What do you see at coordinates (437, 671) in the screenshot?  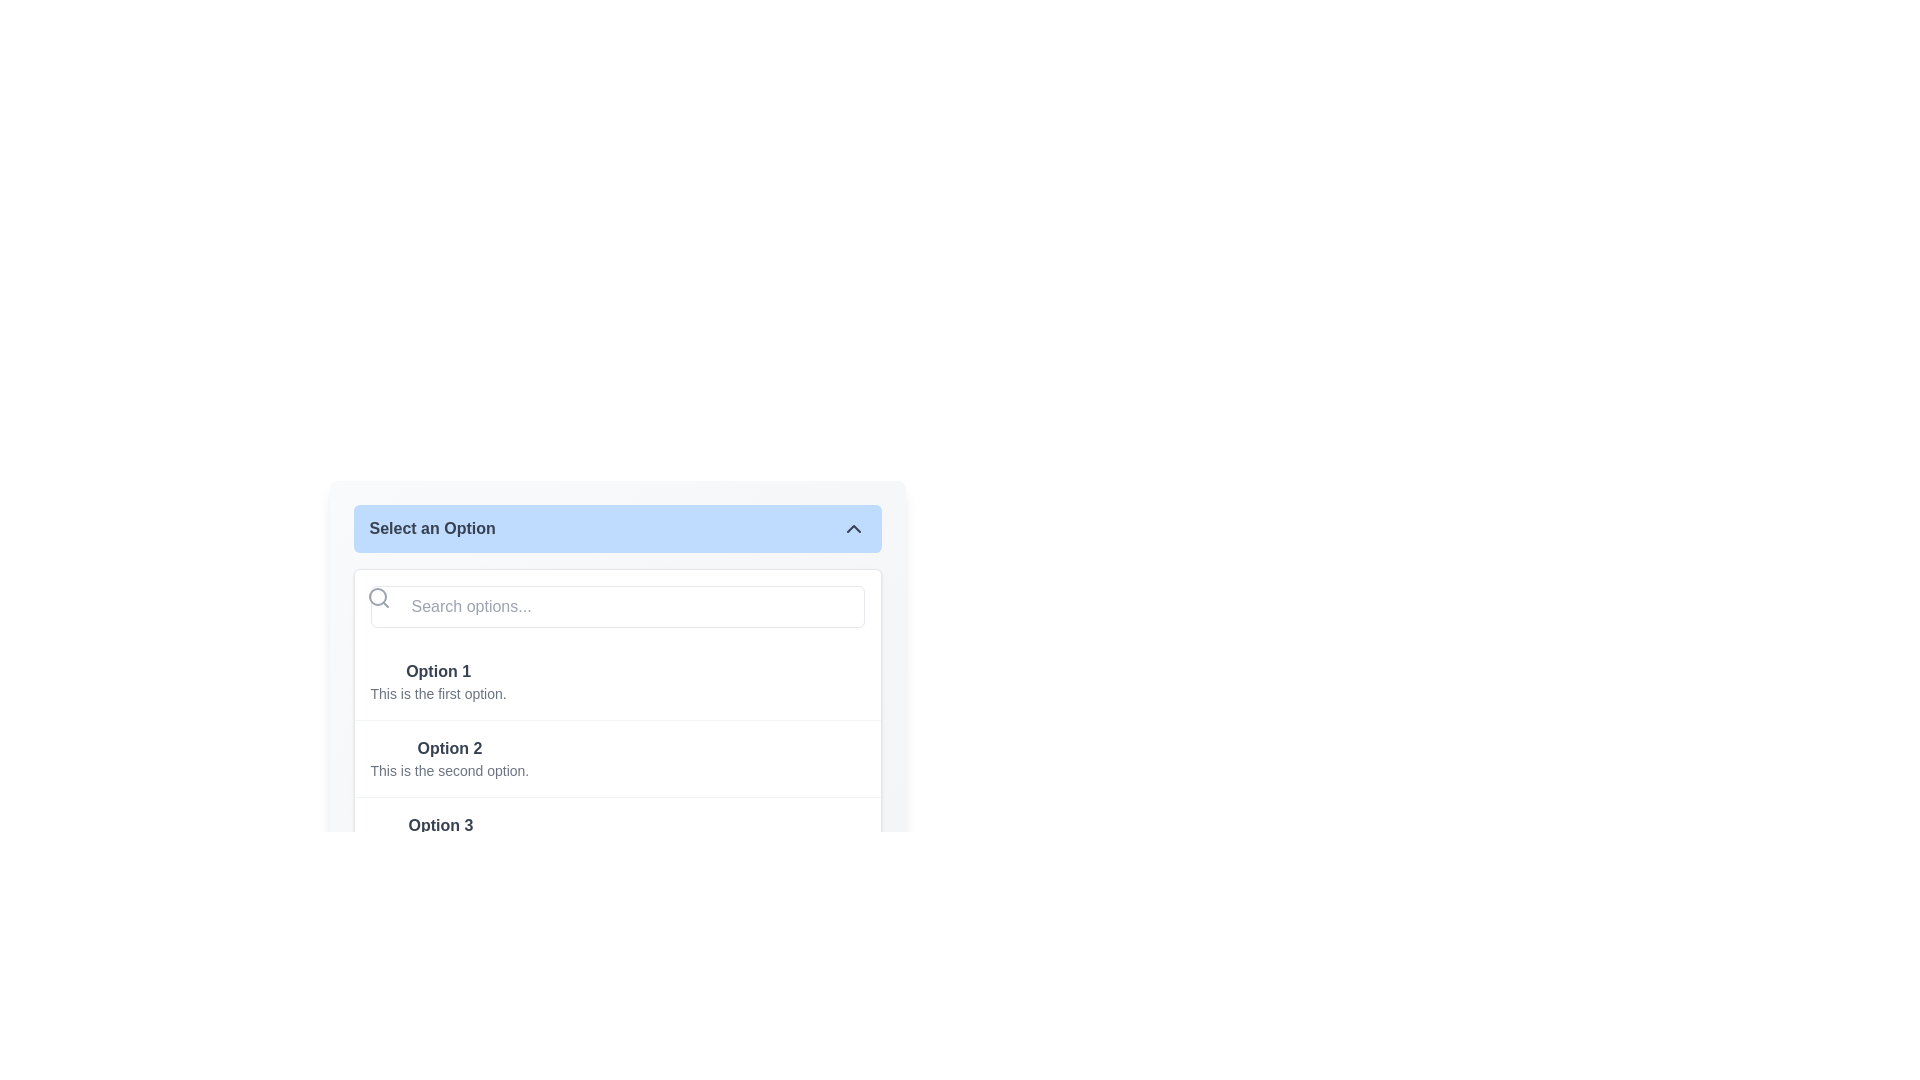 I see `the text label 'Option 1', which is styled in a bold gray font and serves as a heading for the associated description 'This is the first option'` at bounding box center [437, 671].